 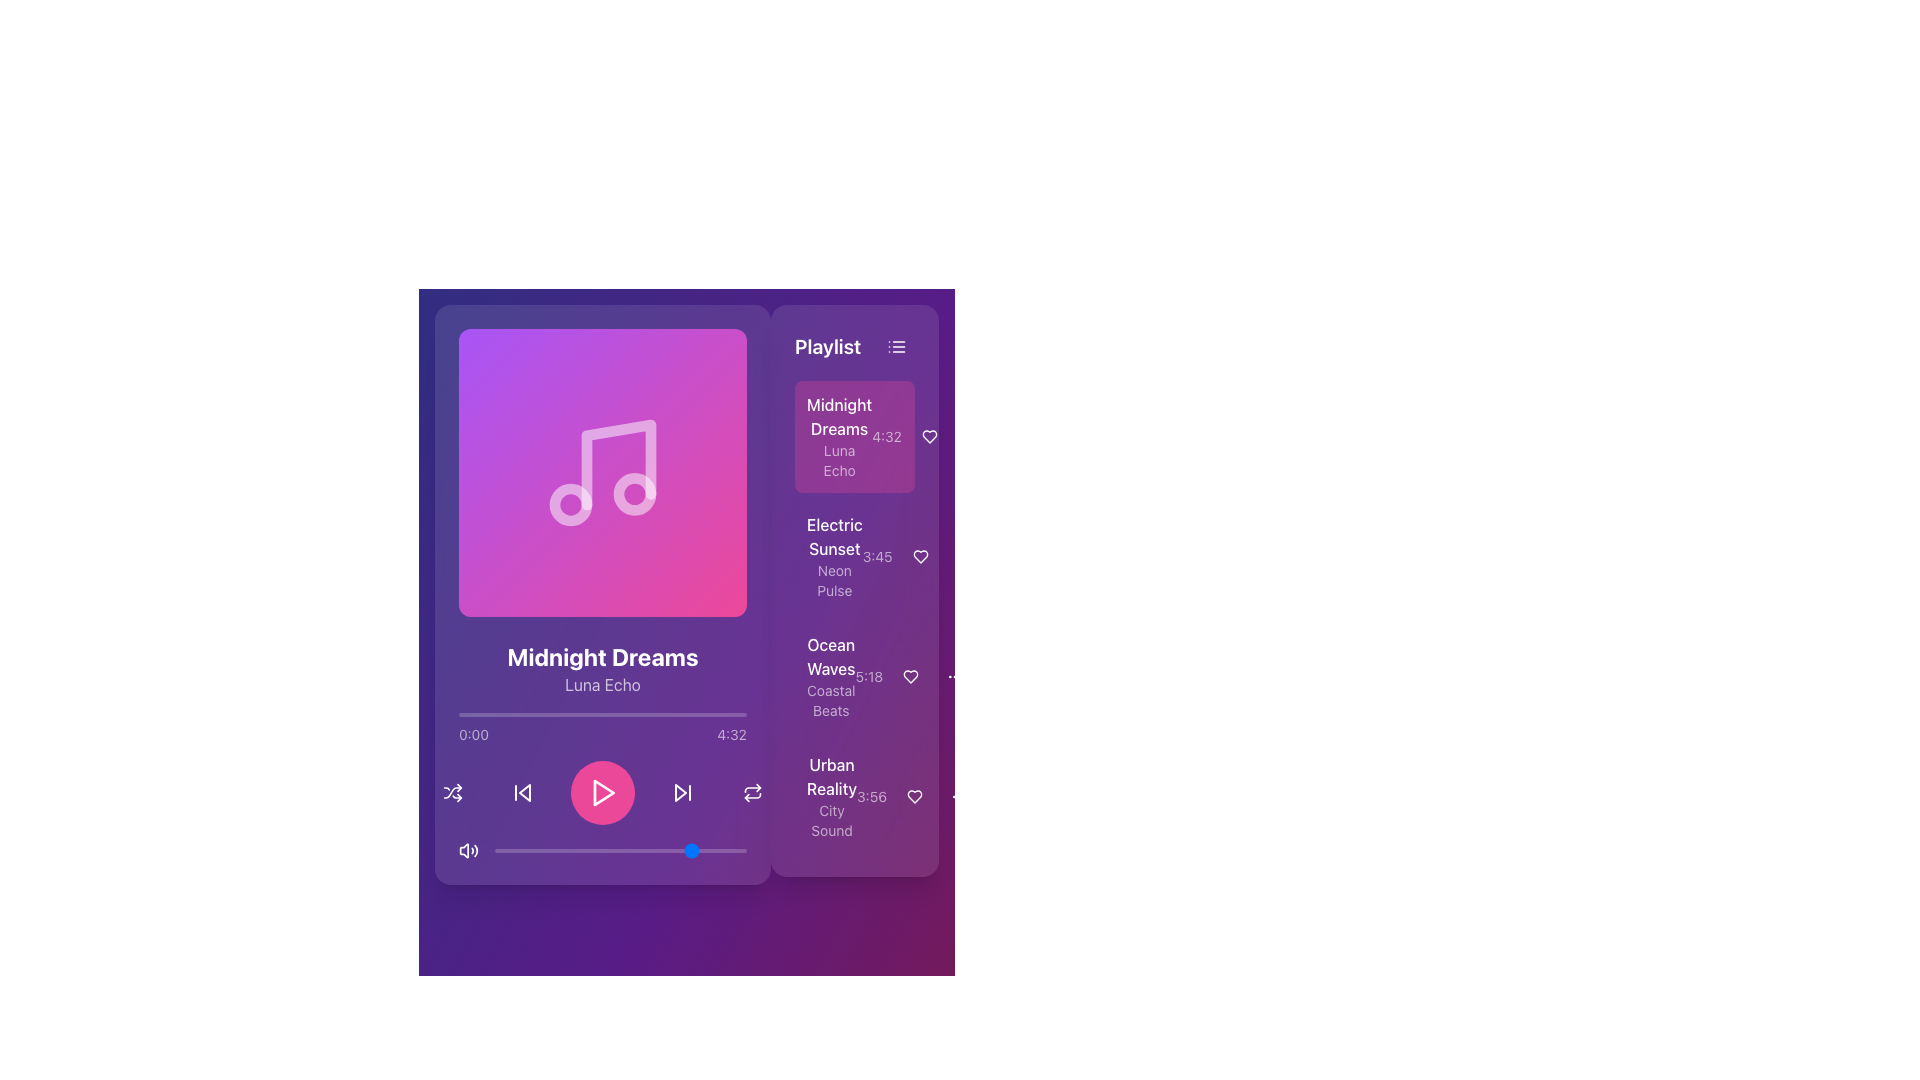 I want to click on playback progress, so click(x=582, y=851).